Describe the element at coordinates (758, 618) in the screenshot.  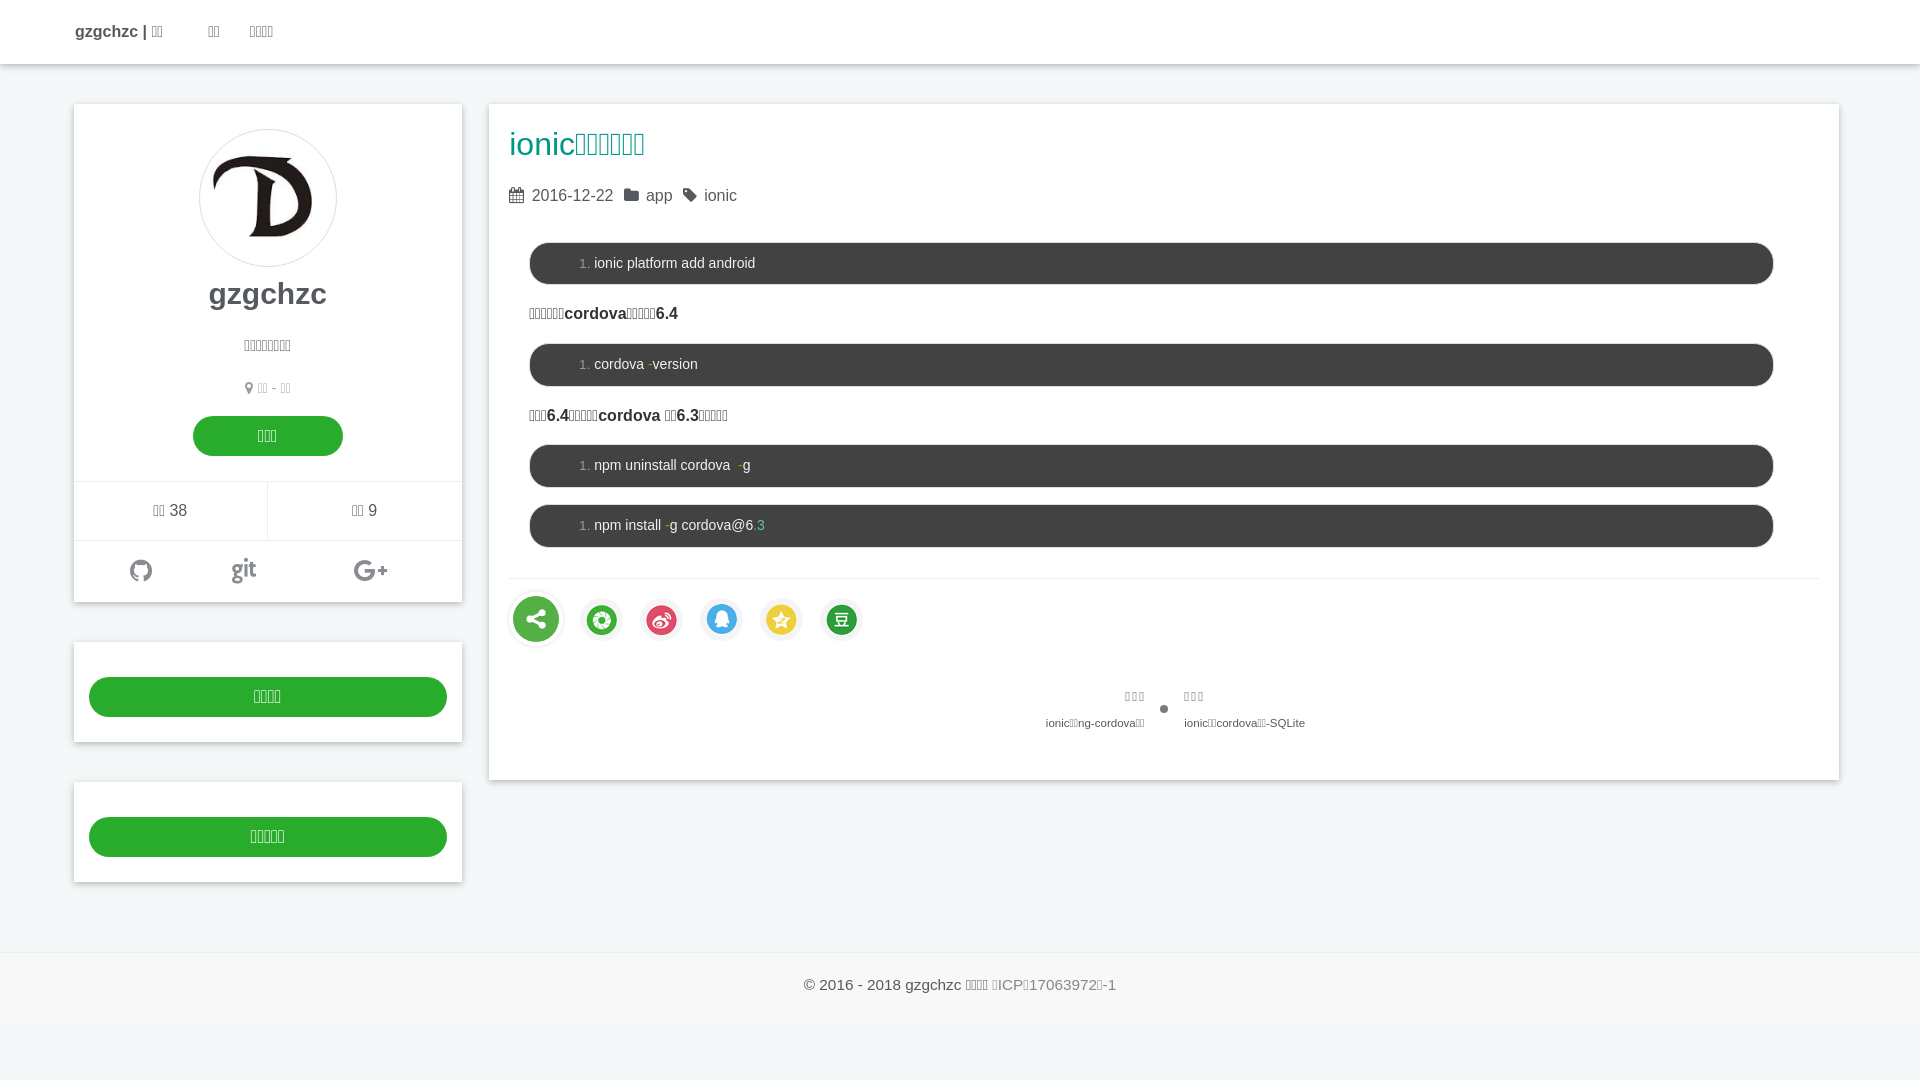
I see `'qZone'` at that location.